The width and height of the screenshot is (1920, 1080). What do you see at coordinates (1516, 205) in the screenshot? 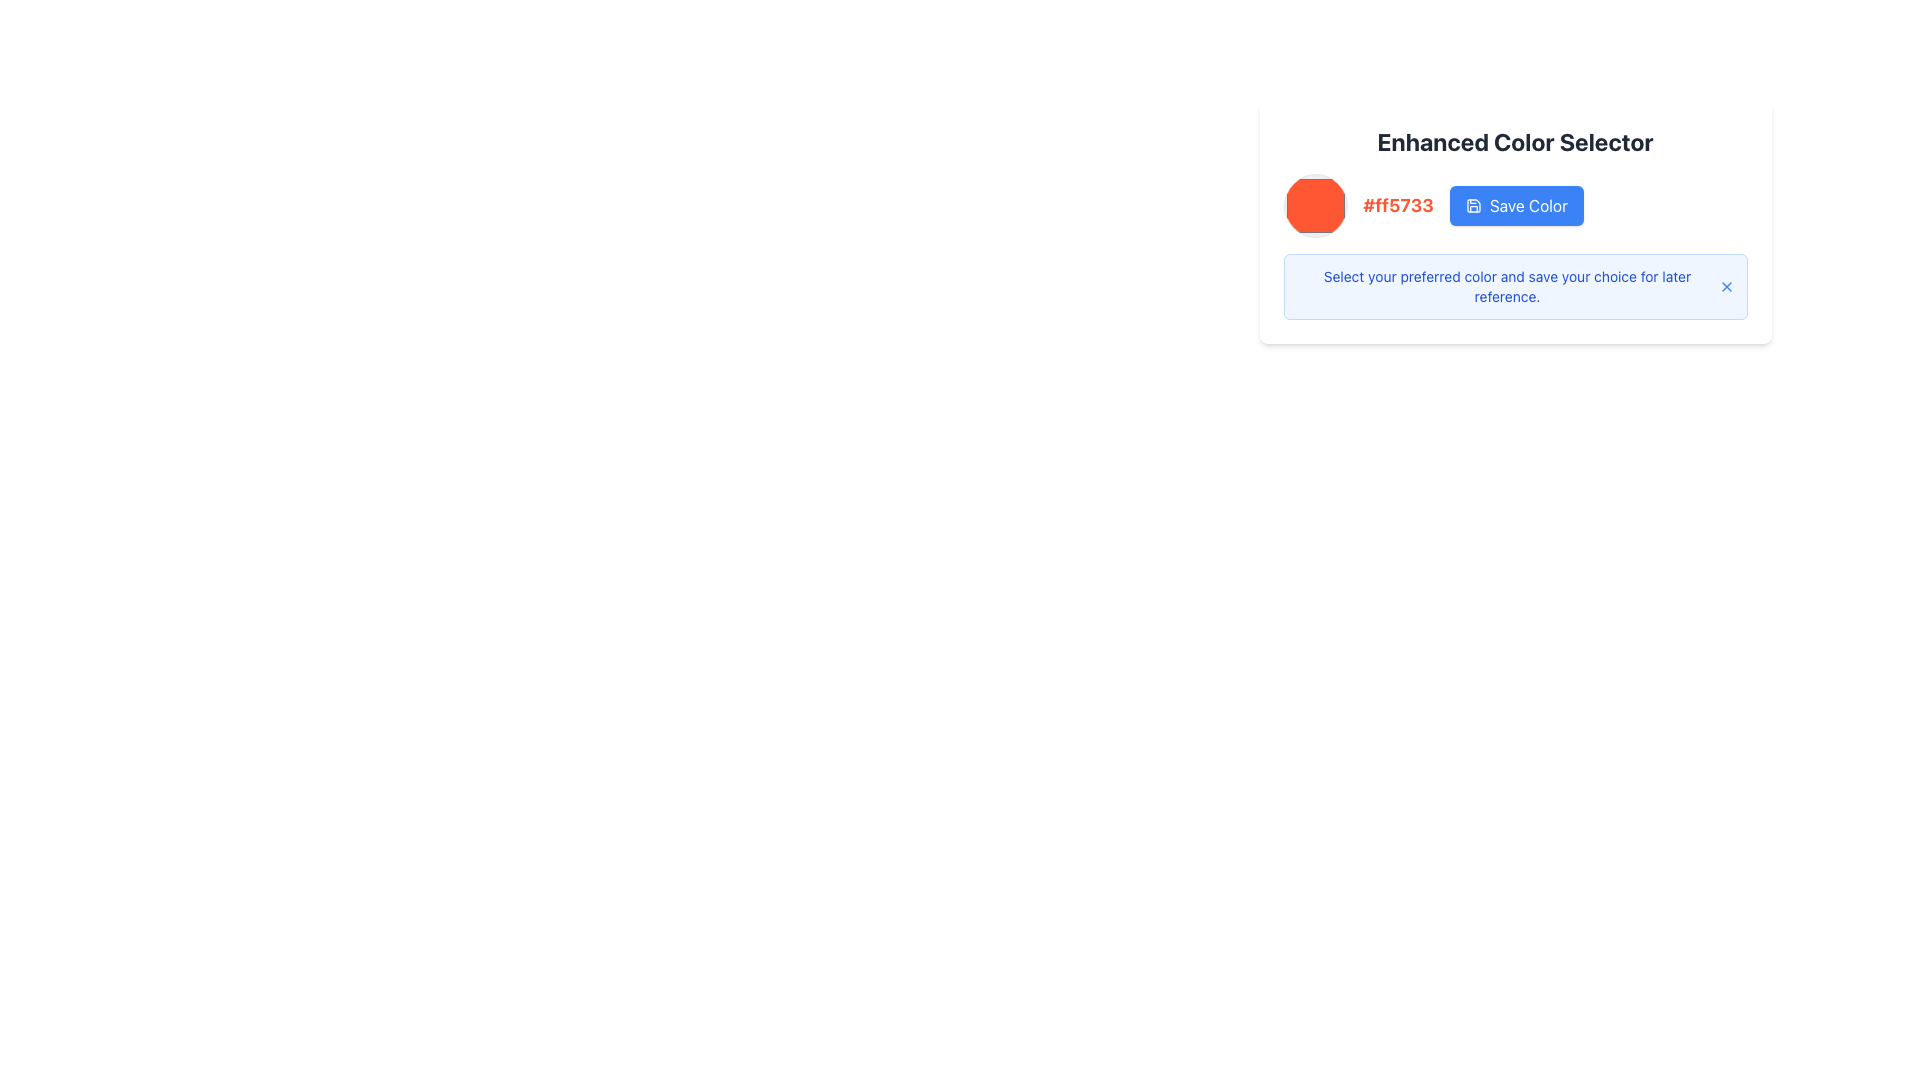
I see `the save button located to the right of the color code text` at bounding box center [1516, 205].